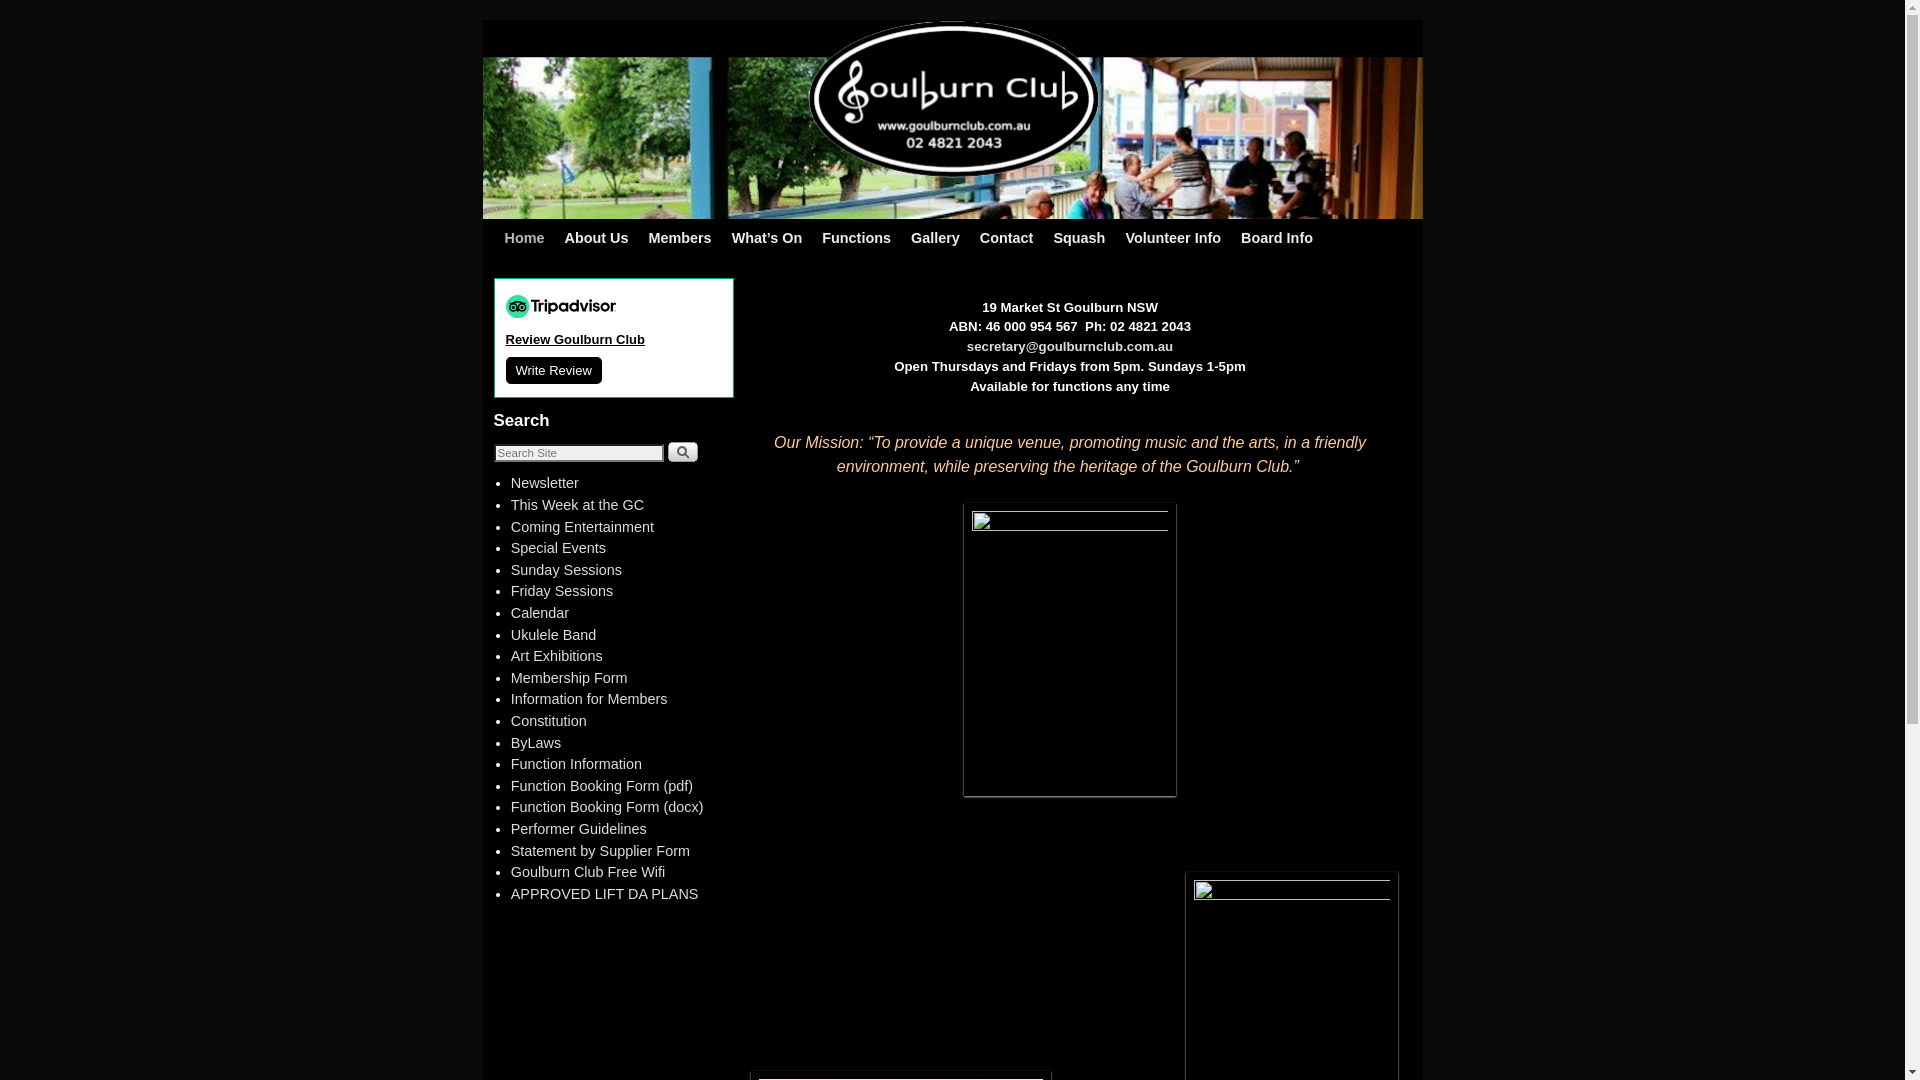 Image resolution: width=1920 pixels, height=1080 pixels. What do you see at coordinates (578, 829) in the screenshot?
I see `'Performer Guidelines'` at bounding box center [578, 829].